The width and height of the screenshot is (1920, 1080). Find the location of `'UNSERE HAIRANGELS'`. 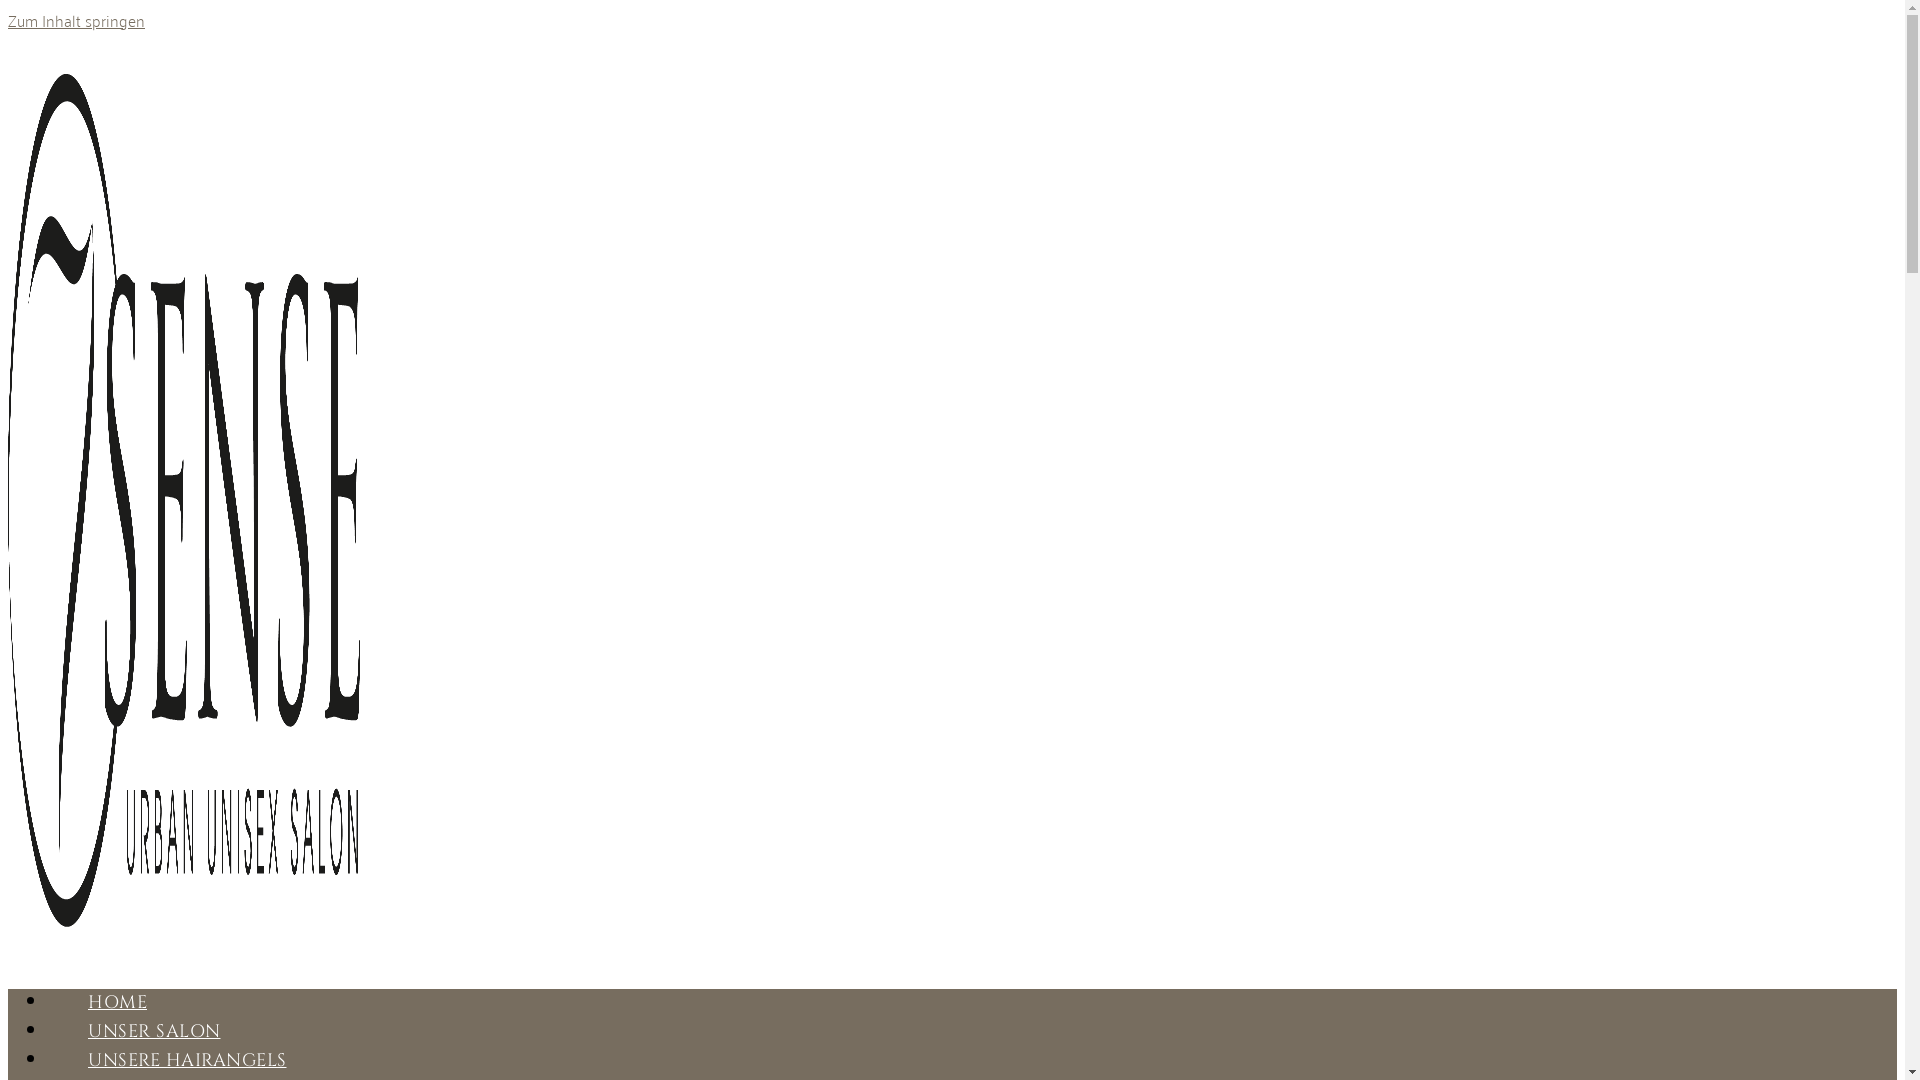

'UNSERE HAIRANGELS' is located at coordinates (187, 1059).